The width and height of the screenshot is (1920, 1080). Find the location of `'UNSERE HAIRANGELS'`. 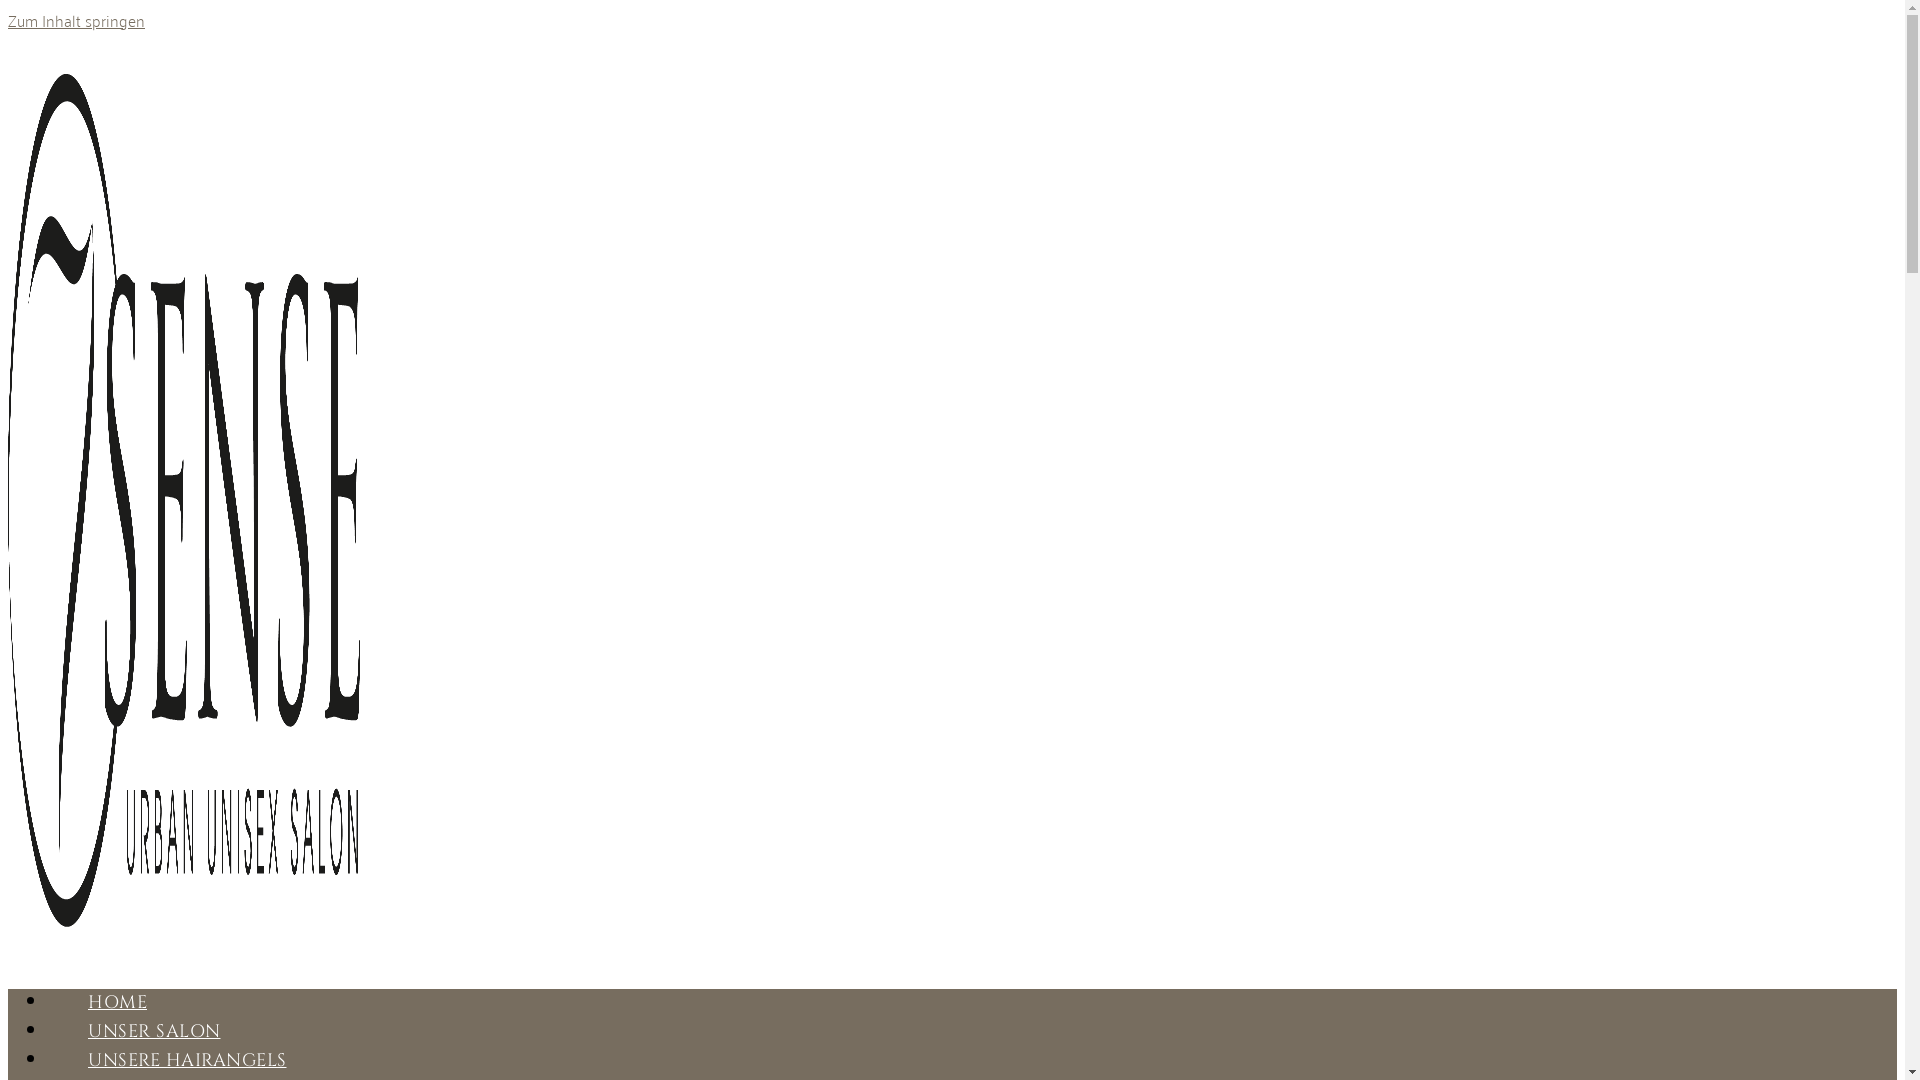

'UNSERE HAIRANGELS' is located at coordinates (187, 1059).